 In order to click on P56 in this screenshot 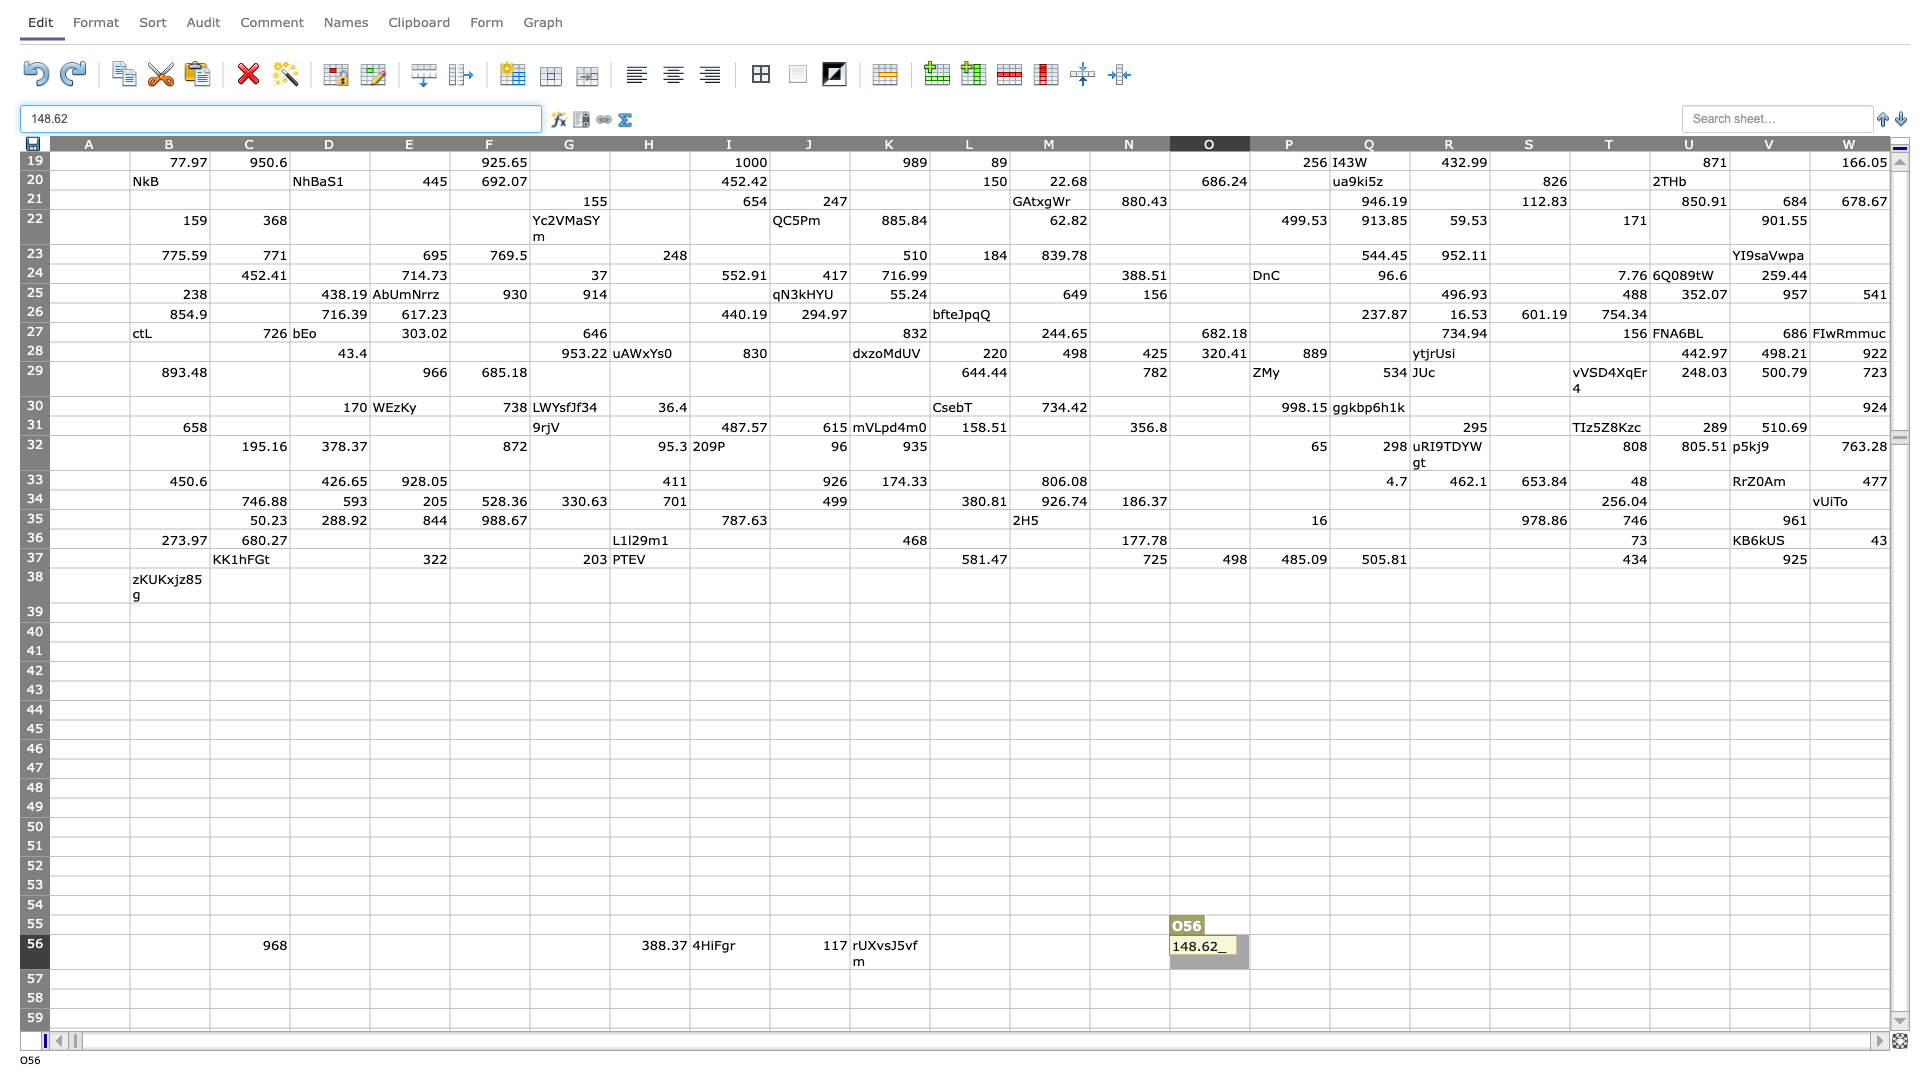, I will do `click(1290, 951)`.